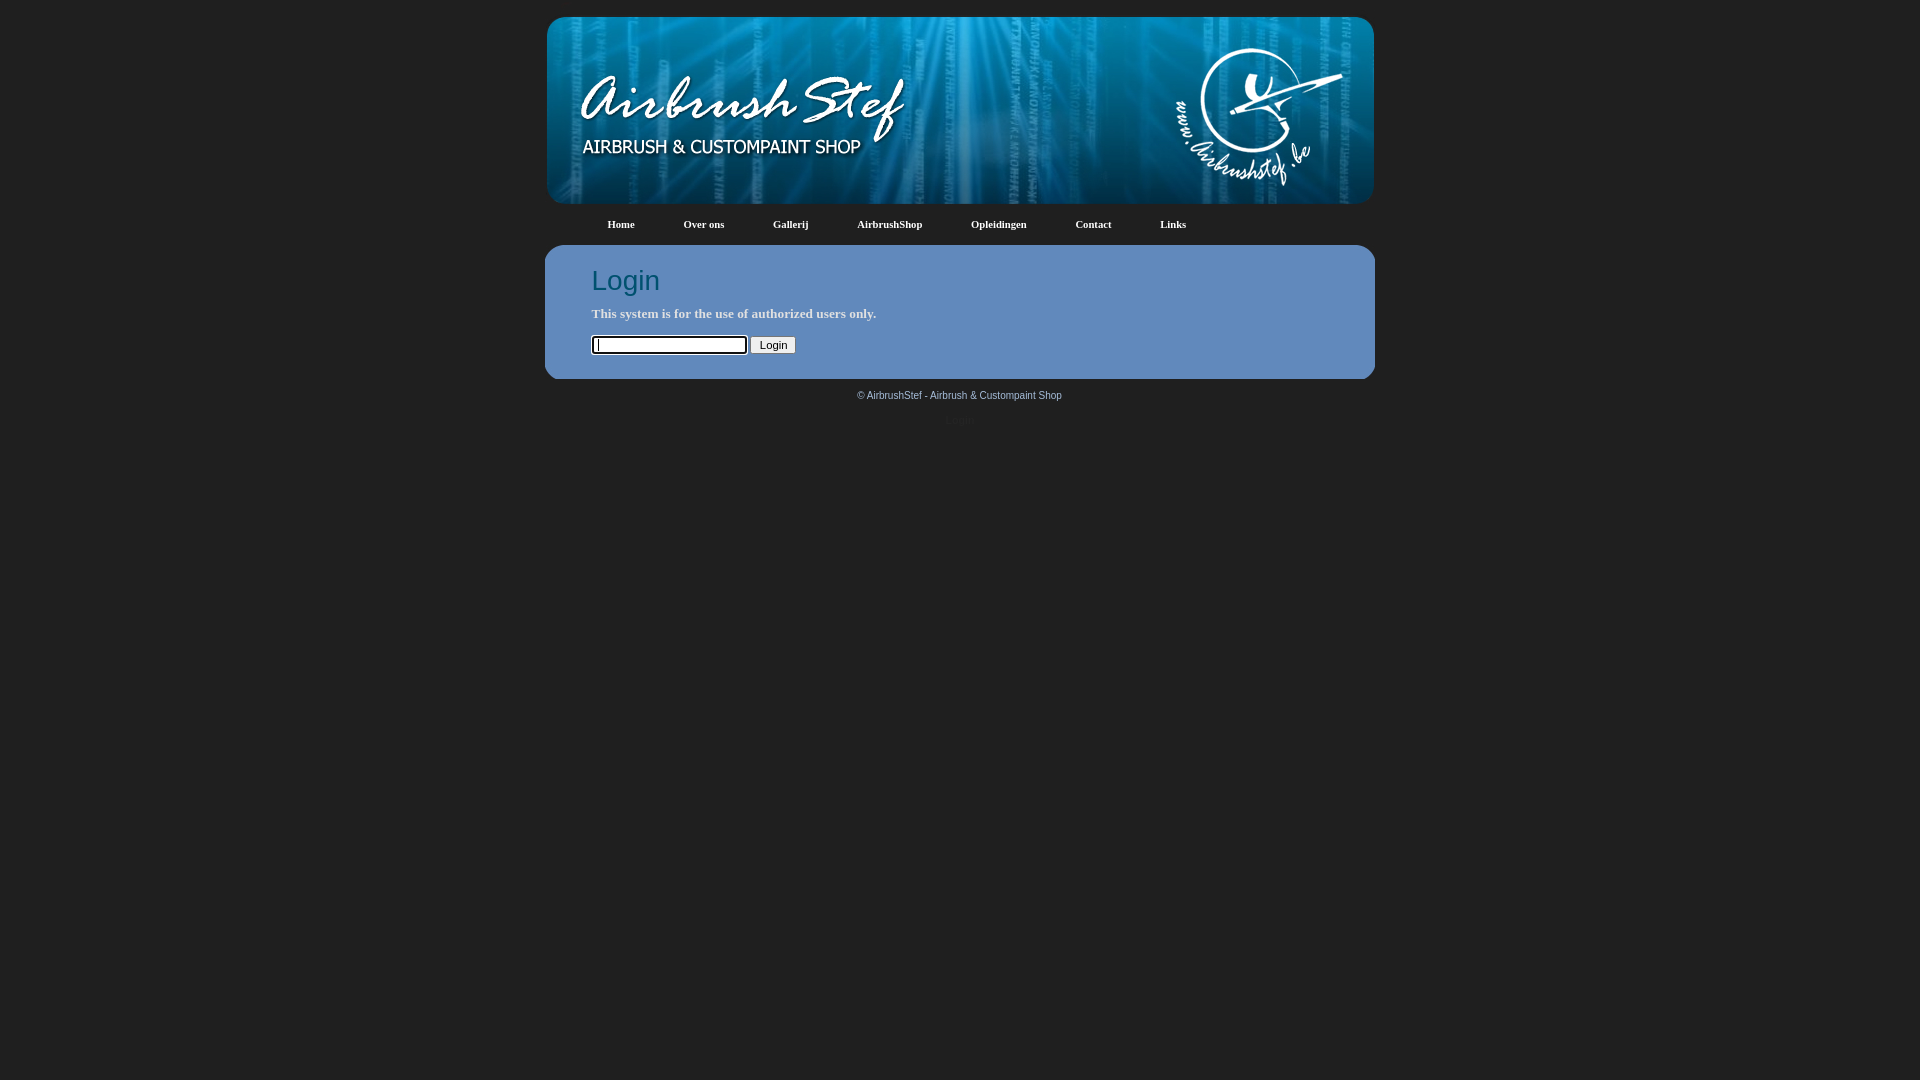 The height and width of the screenshot is (1080, 1920). I want to click on 'Home', so click(607, 224).